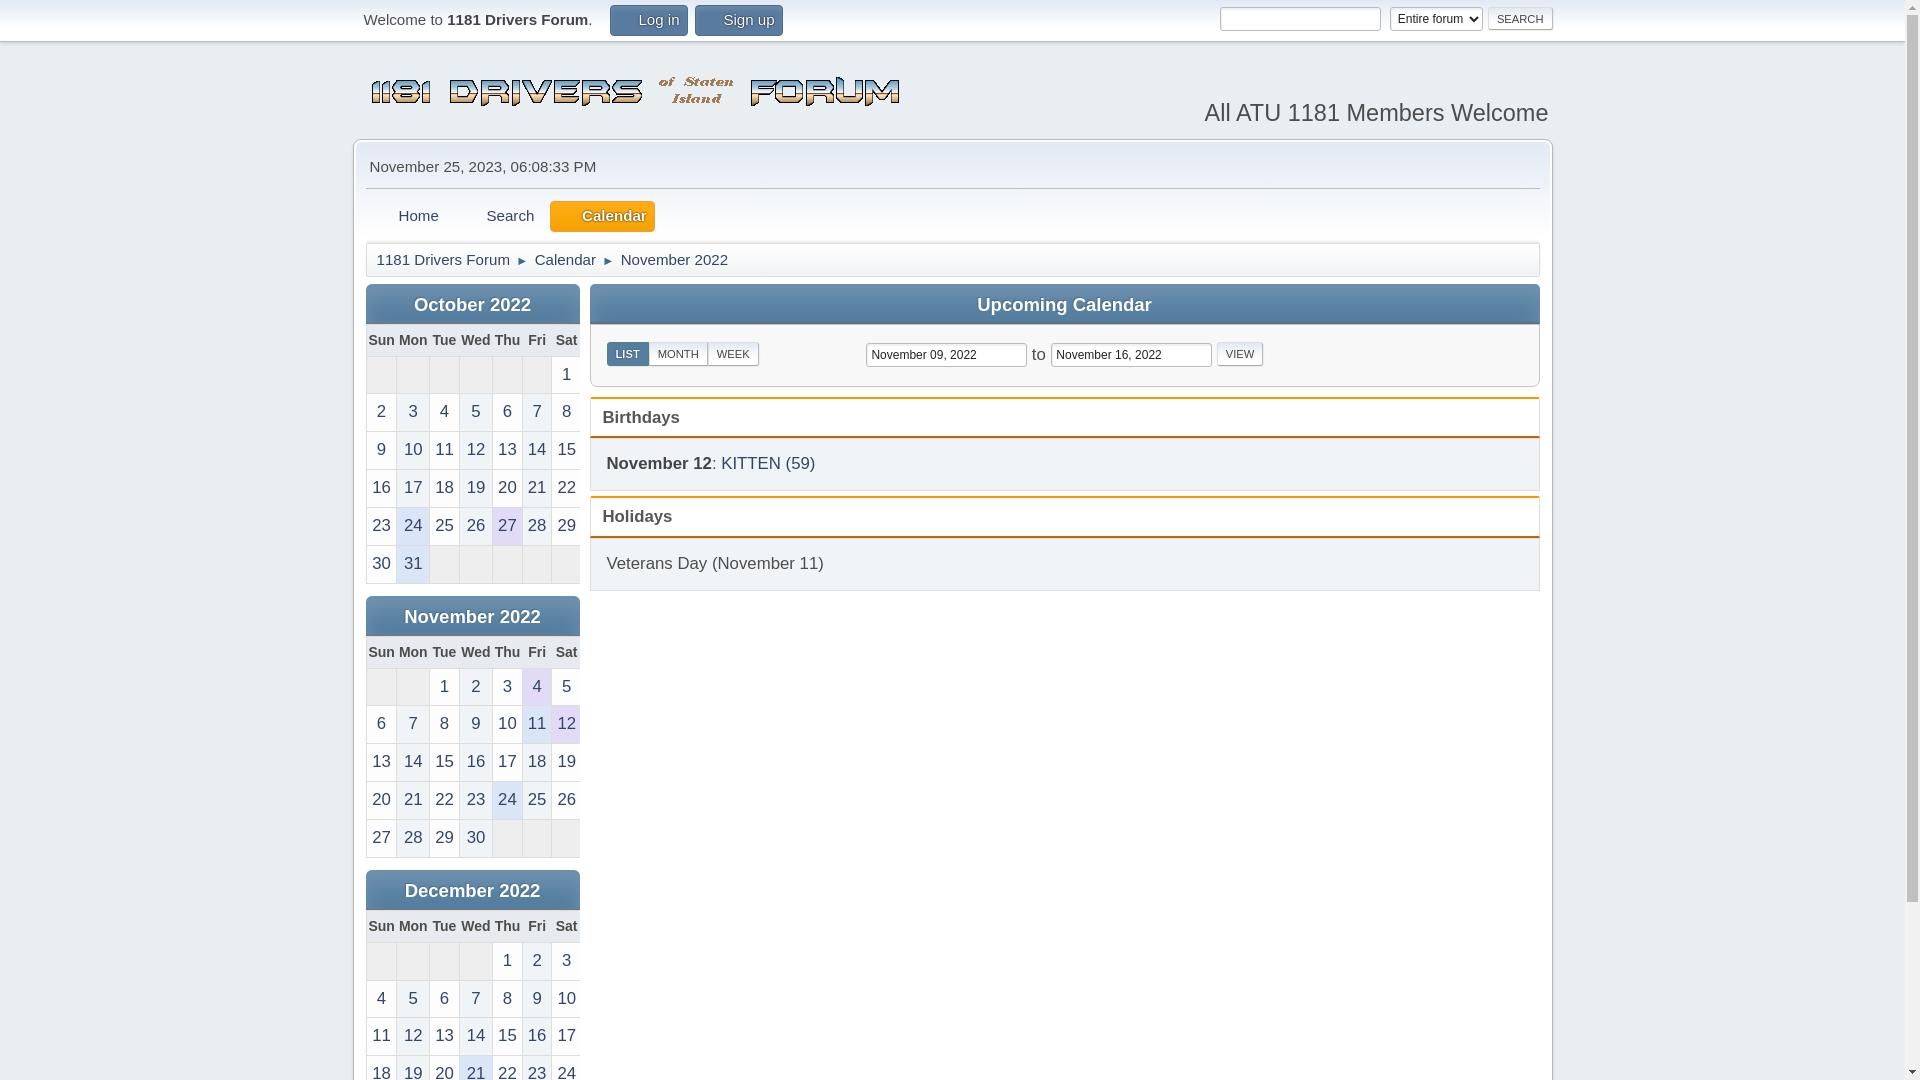  Describe the element at coordinates (380, 799) in the screenshot. I see `'20'` at that location.